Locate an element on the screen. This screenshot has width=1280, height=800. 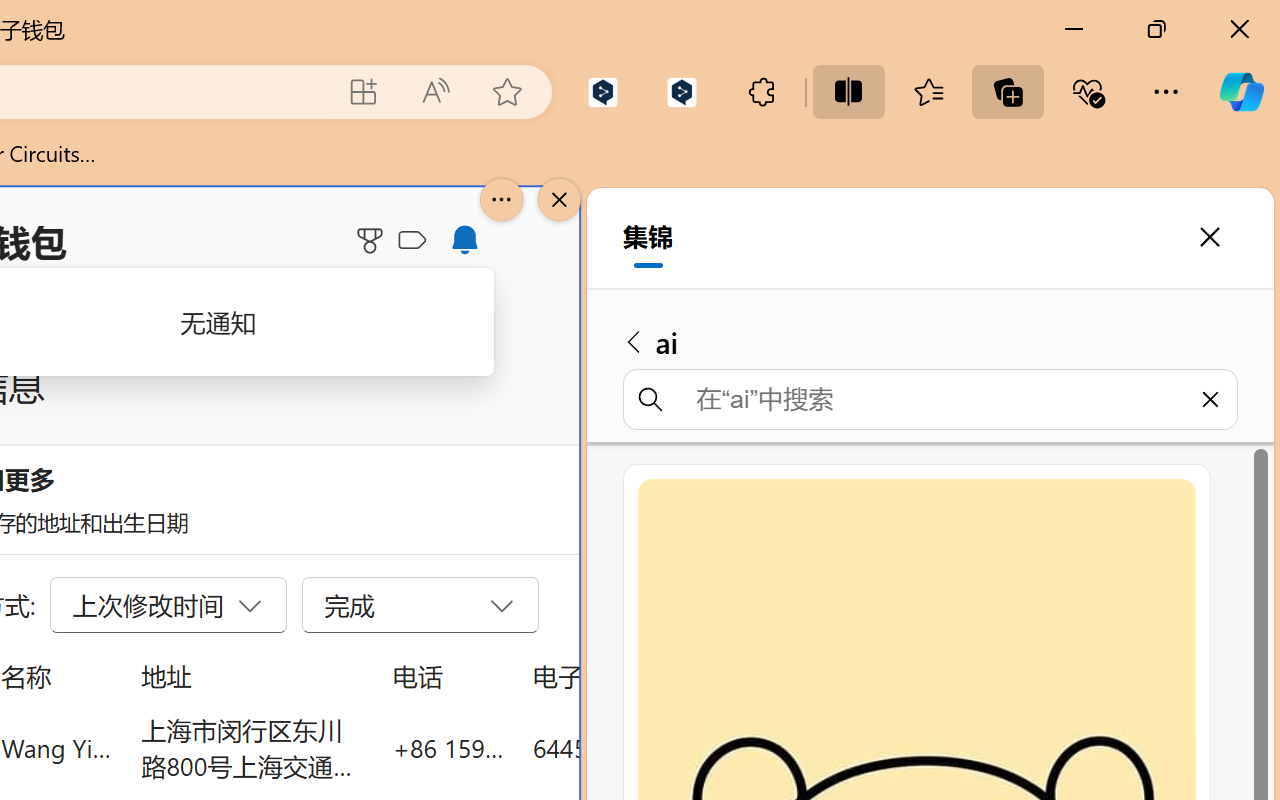
'+86 159 0032 4640' is located at coordinates (447, 747).